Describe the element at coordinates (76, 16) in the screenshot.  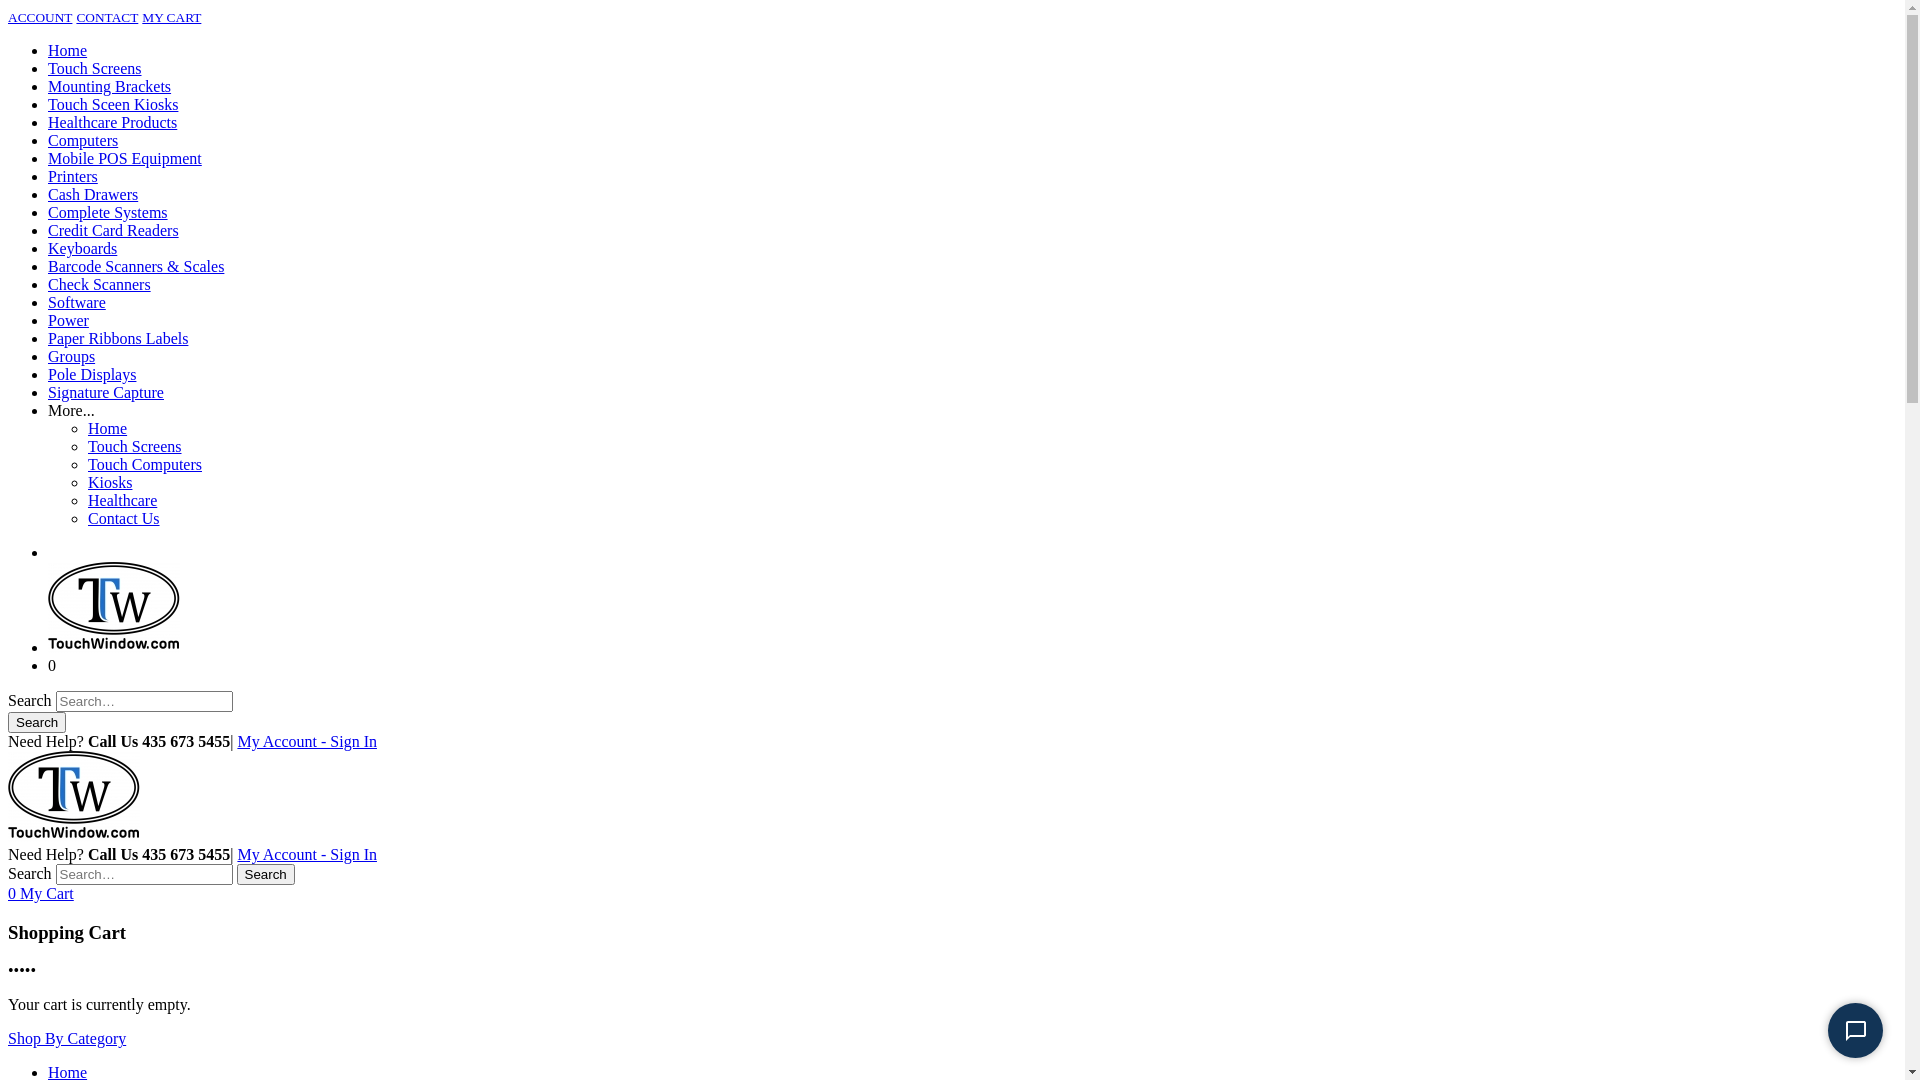
I see `'CONTACT'` at that location.